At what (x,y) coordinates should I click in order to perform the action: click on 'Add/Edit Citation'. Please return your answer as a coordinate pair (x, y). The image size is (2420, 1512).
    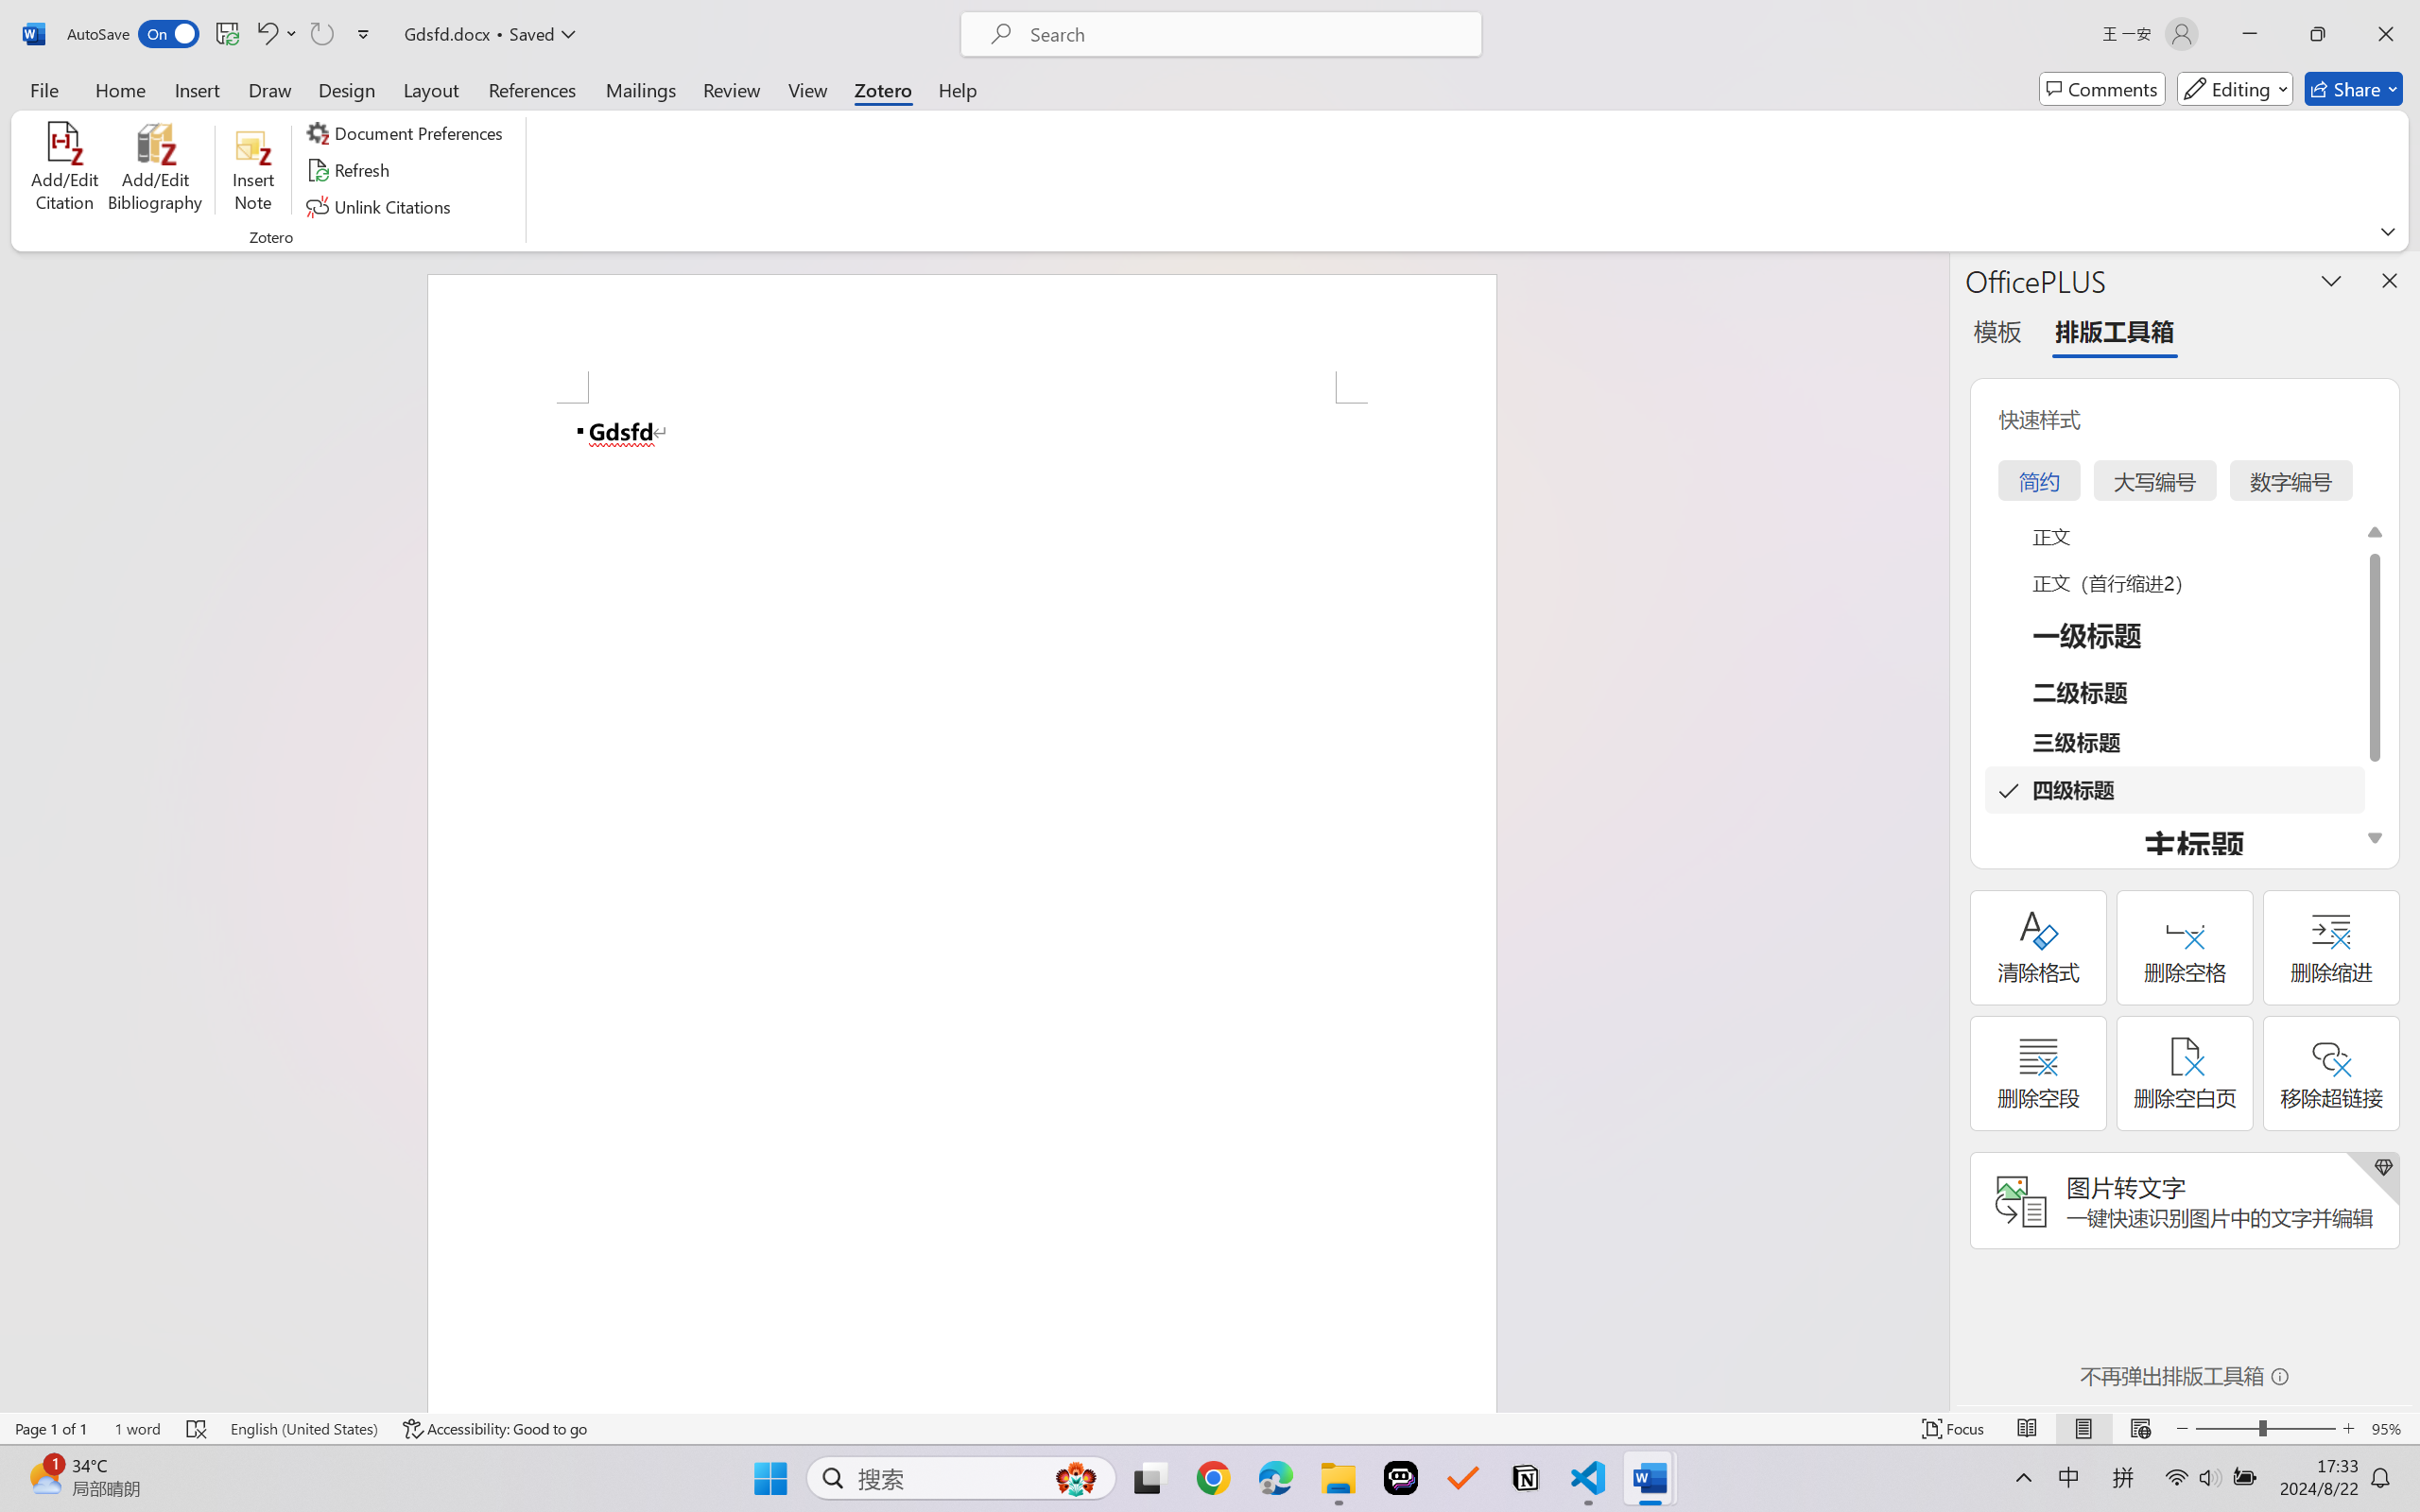
    Looking at the image, I should click on (65, 170).